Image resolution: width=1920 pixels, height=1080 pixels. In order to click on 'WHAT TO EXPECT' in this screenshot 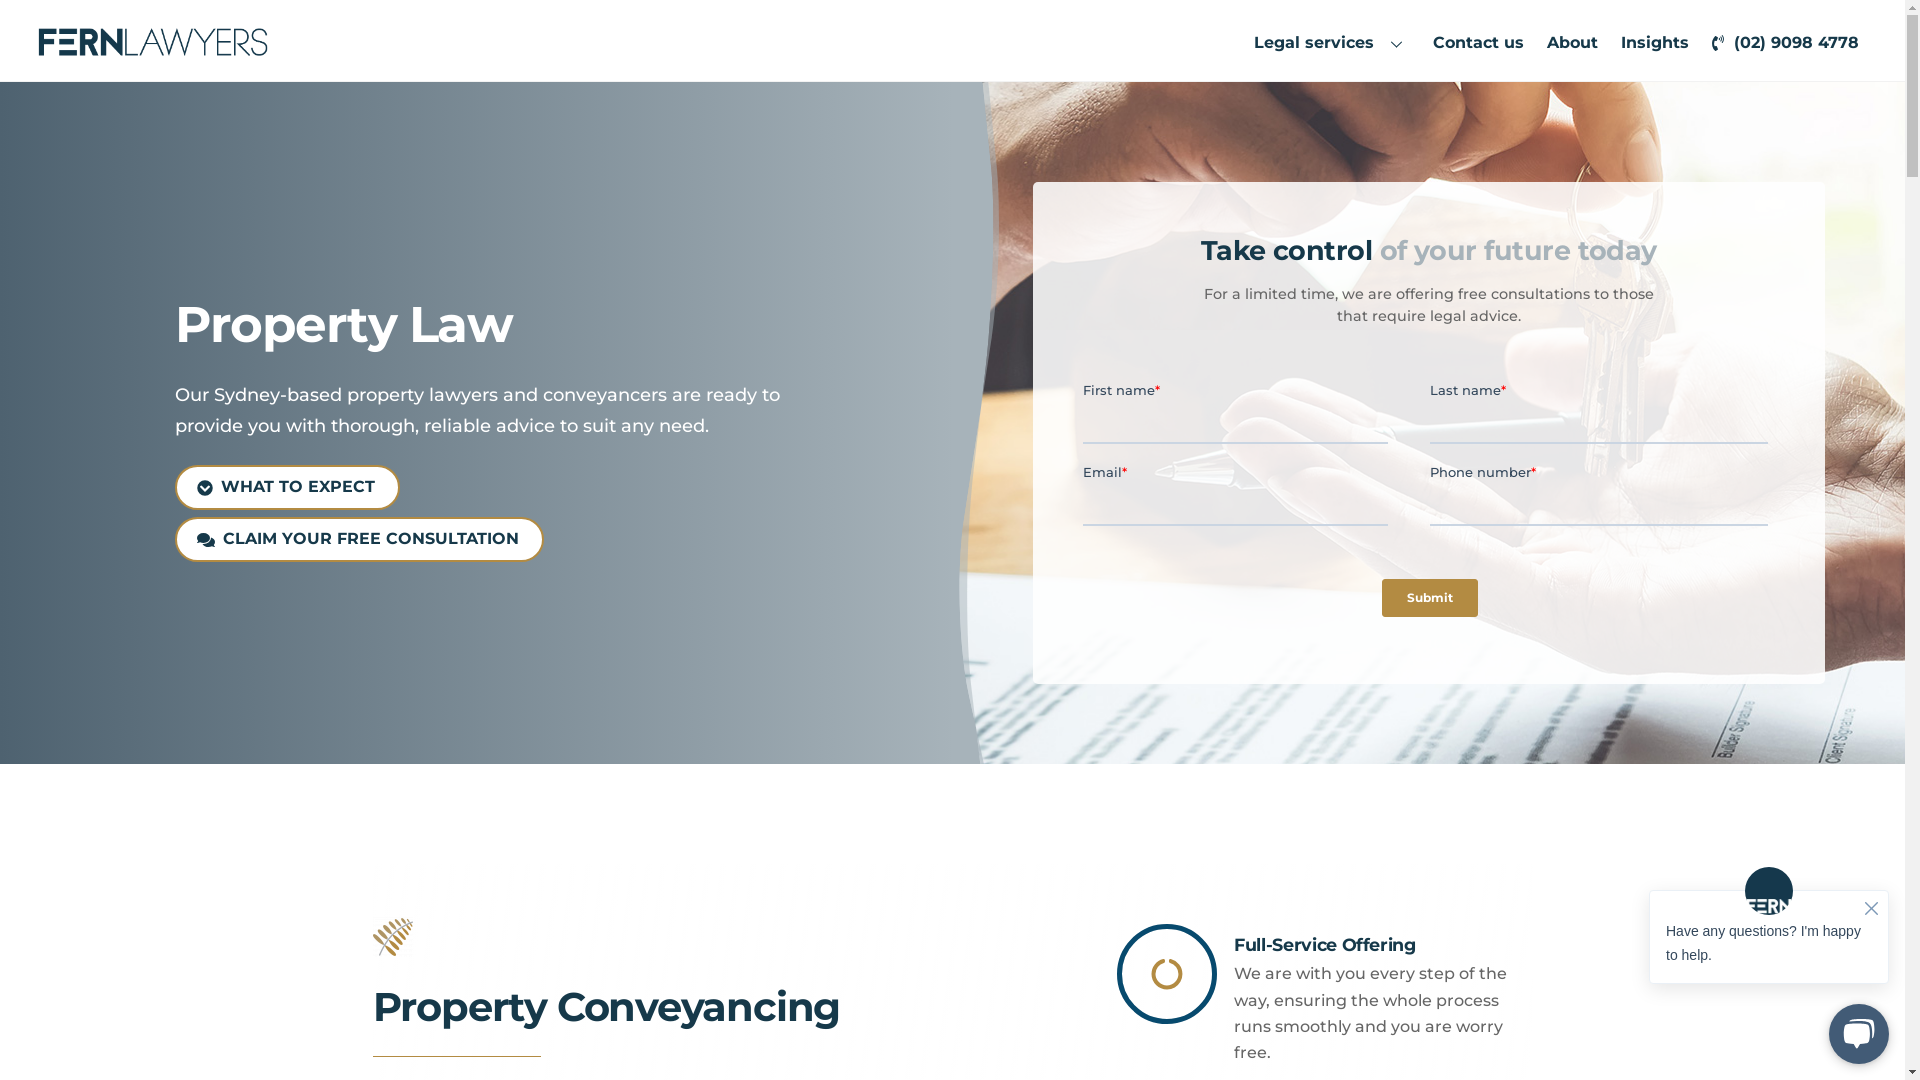, I will do `click(286, 487)`.